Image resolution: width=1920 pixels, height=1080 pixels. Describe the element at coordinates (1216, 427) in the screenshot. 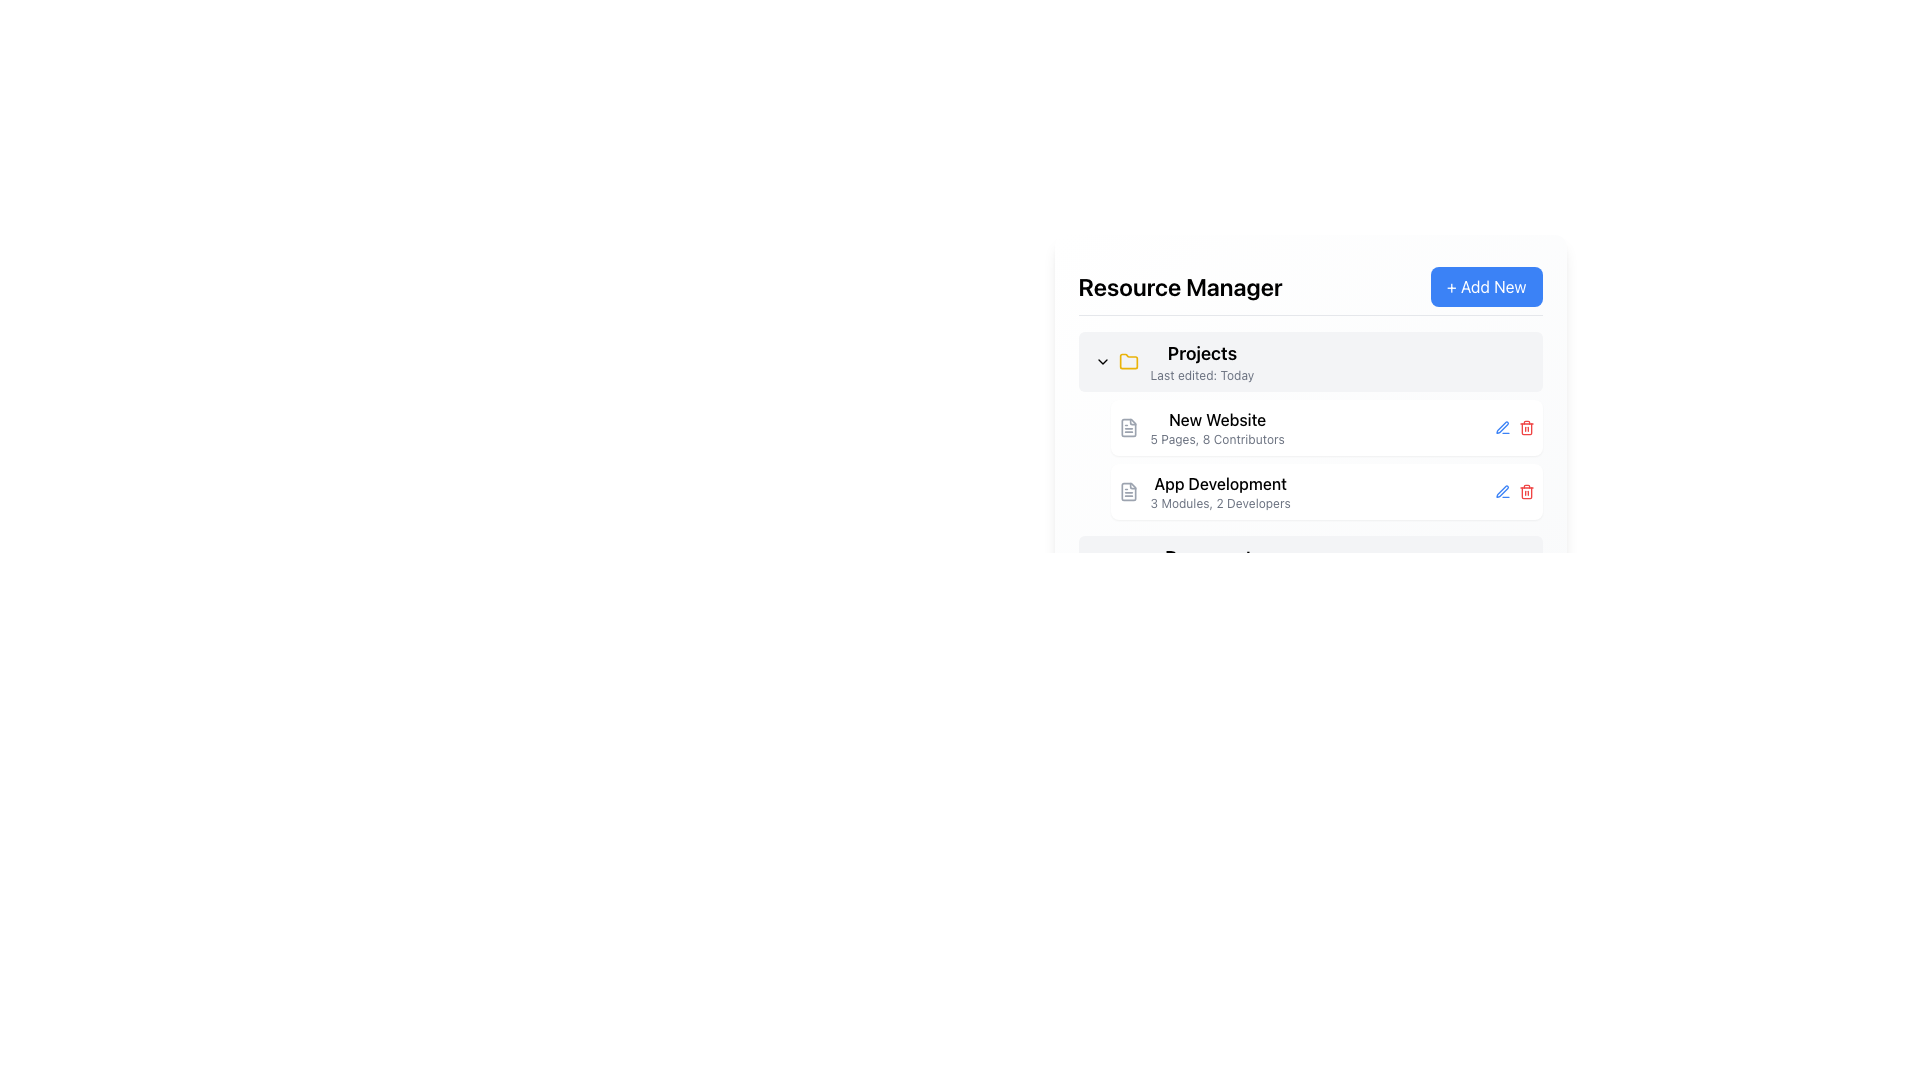

I see `the text block titled 'New Website' in the 'Projects' section of the 'Resource Manager', which displays 'New Website' in bold and '5 Pages, 8 Contributors' in a smaller font below` at that location.